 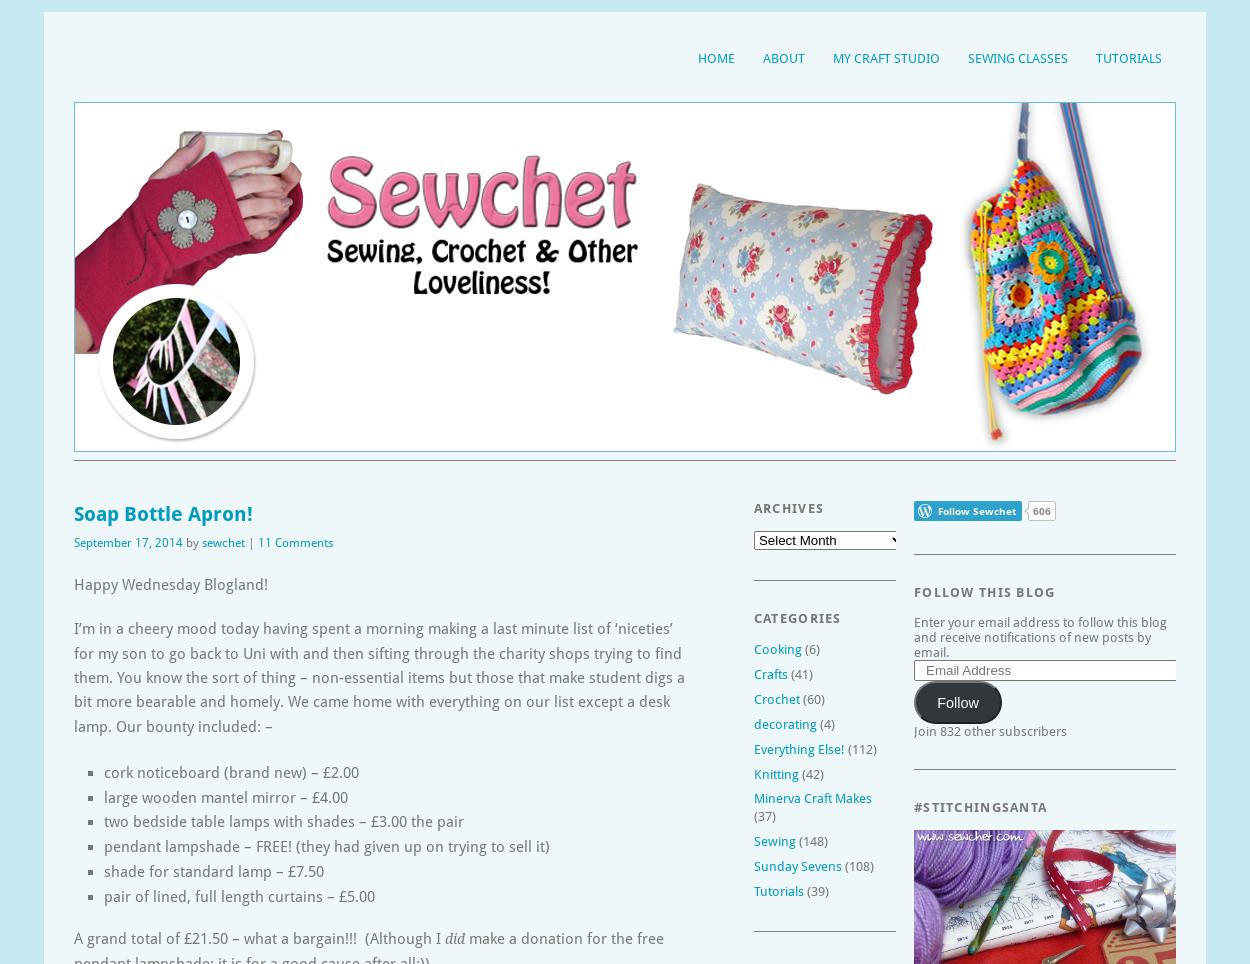 What do you see at coordinates (989, 730) in the screenshot?
I see `'Join 832 other subscribers'` at bounding box center [989, 730].